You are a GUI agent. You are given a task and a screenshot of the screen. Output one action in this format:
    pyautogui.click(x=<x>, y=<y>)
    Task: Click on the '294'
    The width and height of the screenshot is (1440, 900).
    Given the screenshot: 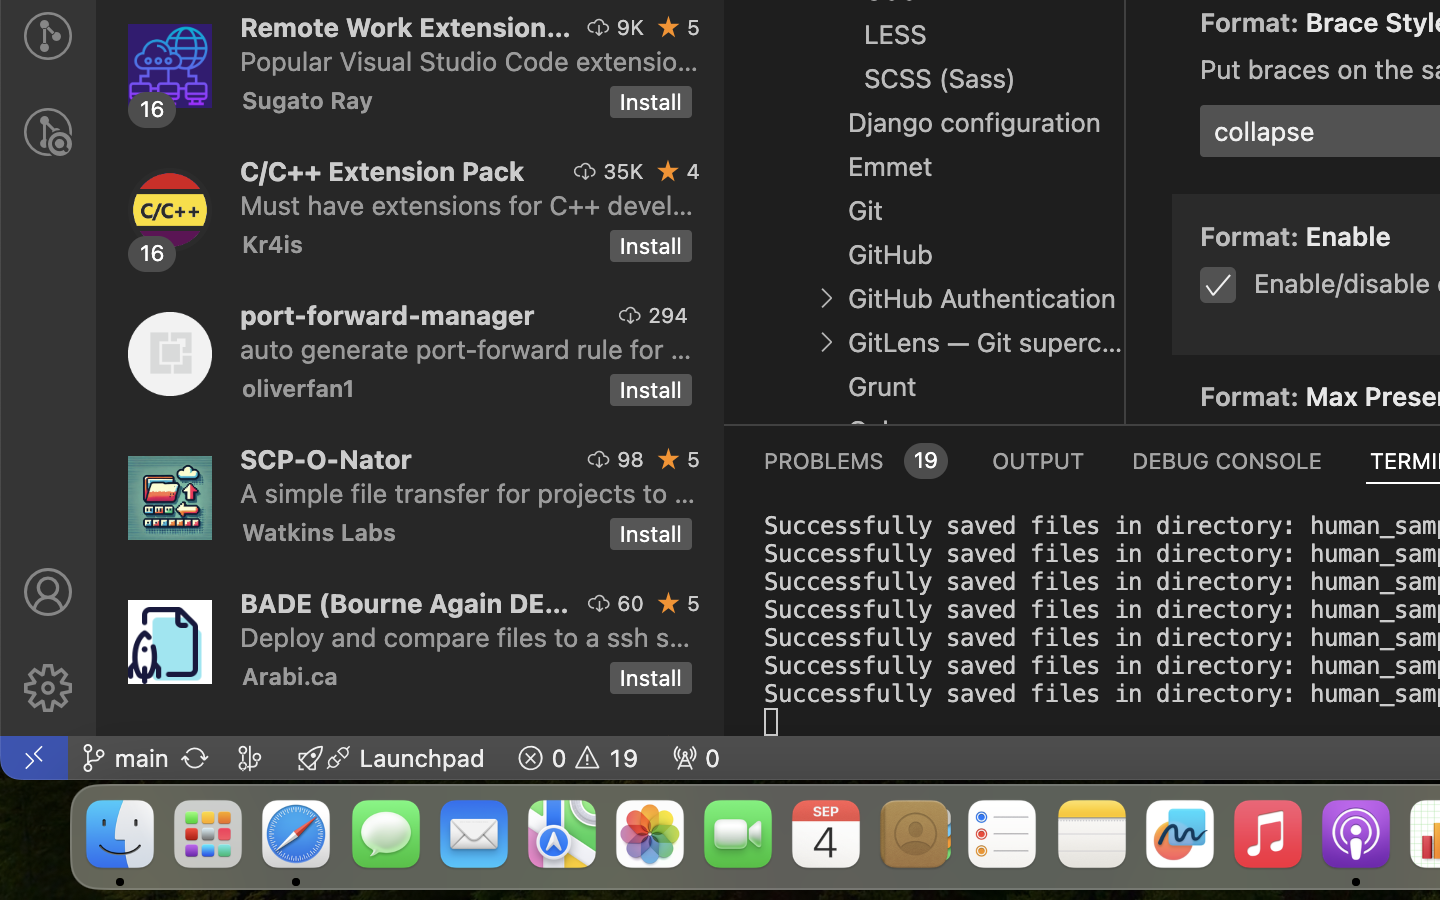 What is the action you would take?
    pyautogui.click(x=668, y=314)
    